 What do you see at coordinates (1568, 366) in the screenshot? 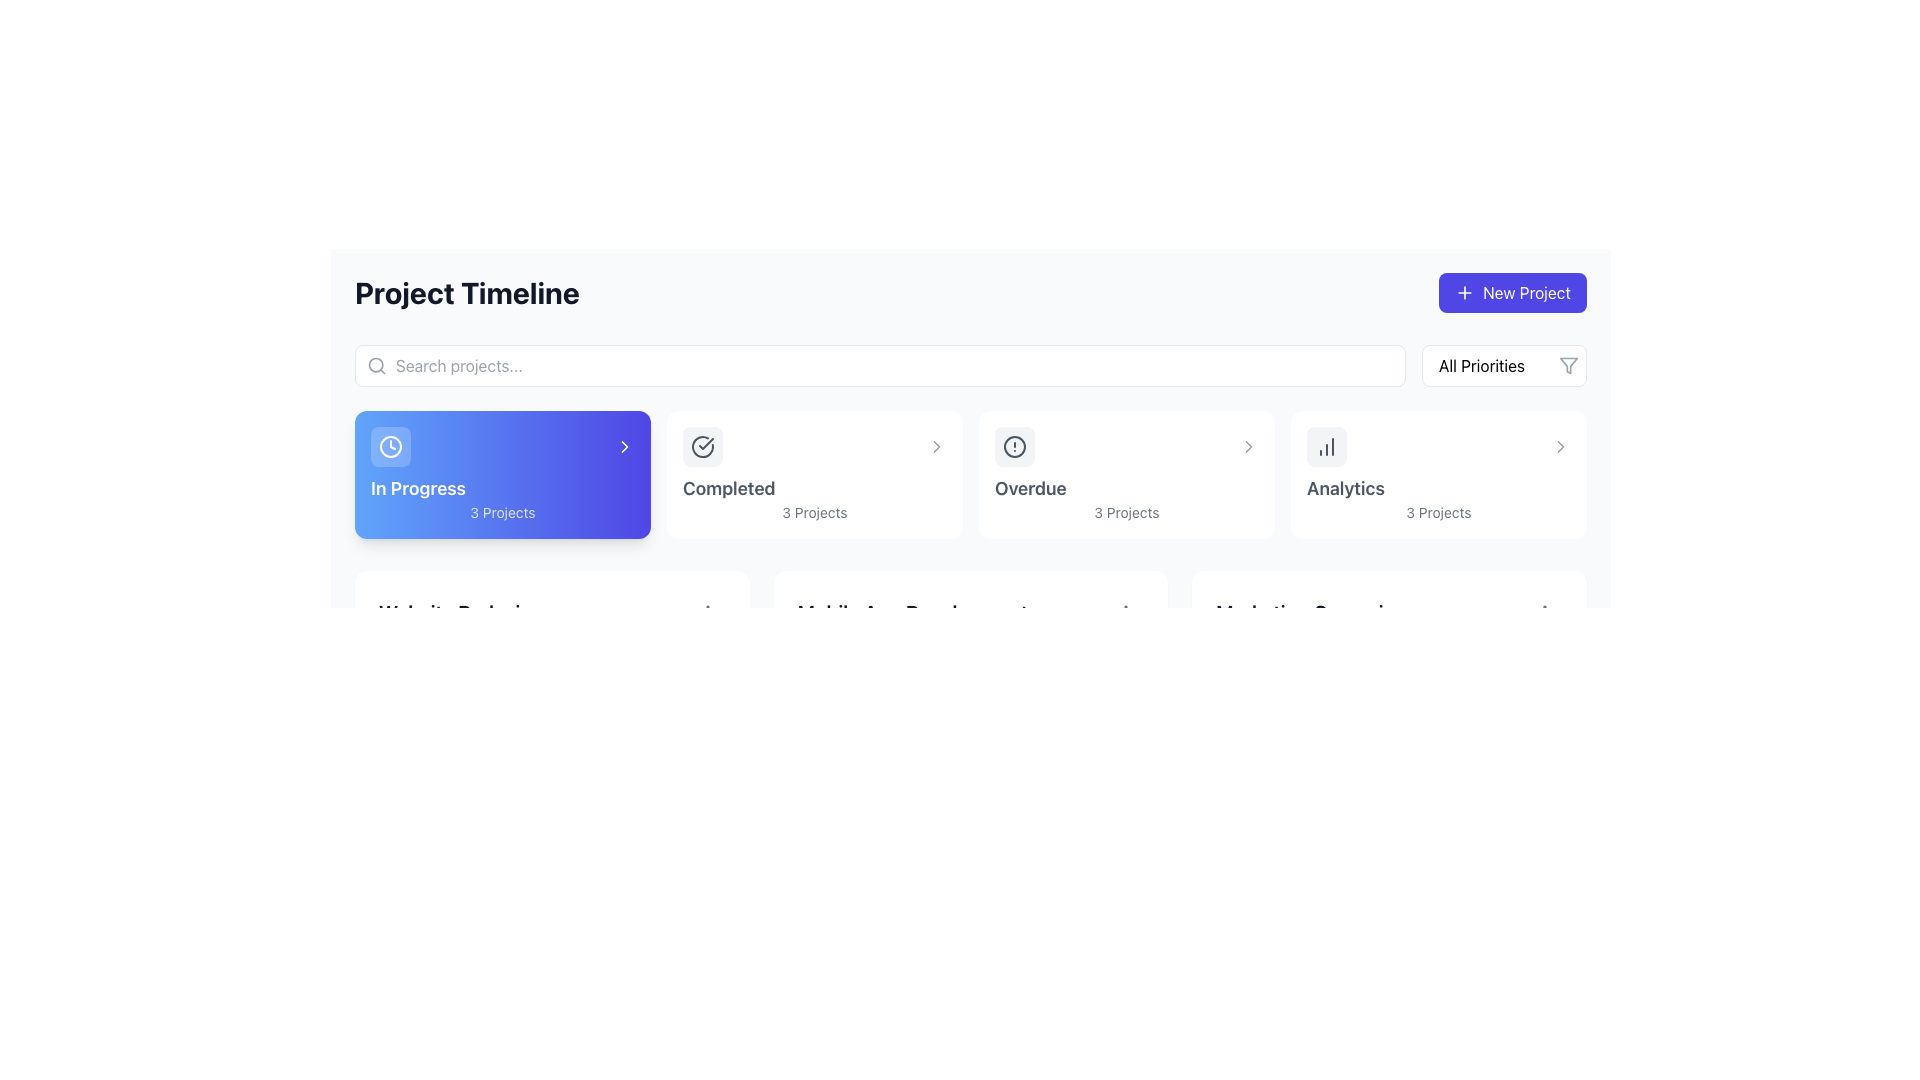
I see `the filtering icon located in the top-right corner of the header bar, next to the 'All Priorities' dropdown` at bounding box center [1568, 366].